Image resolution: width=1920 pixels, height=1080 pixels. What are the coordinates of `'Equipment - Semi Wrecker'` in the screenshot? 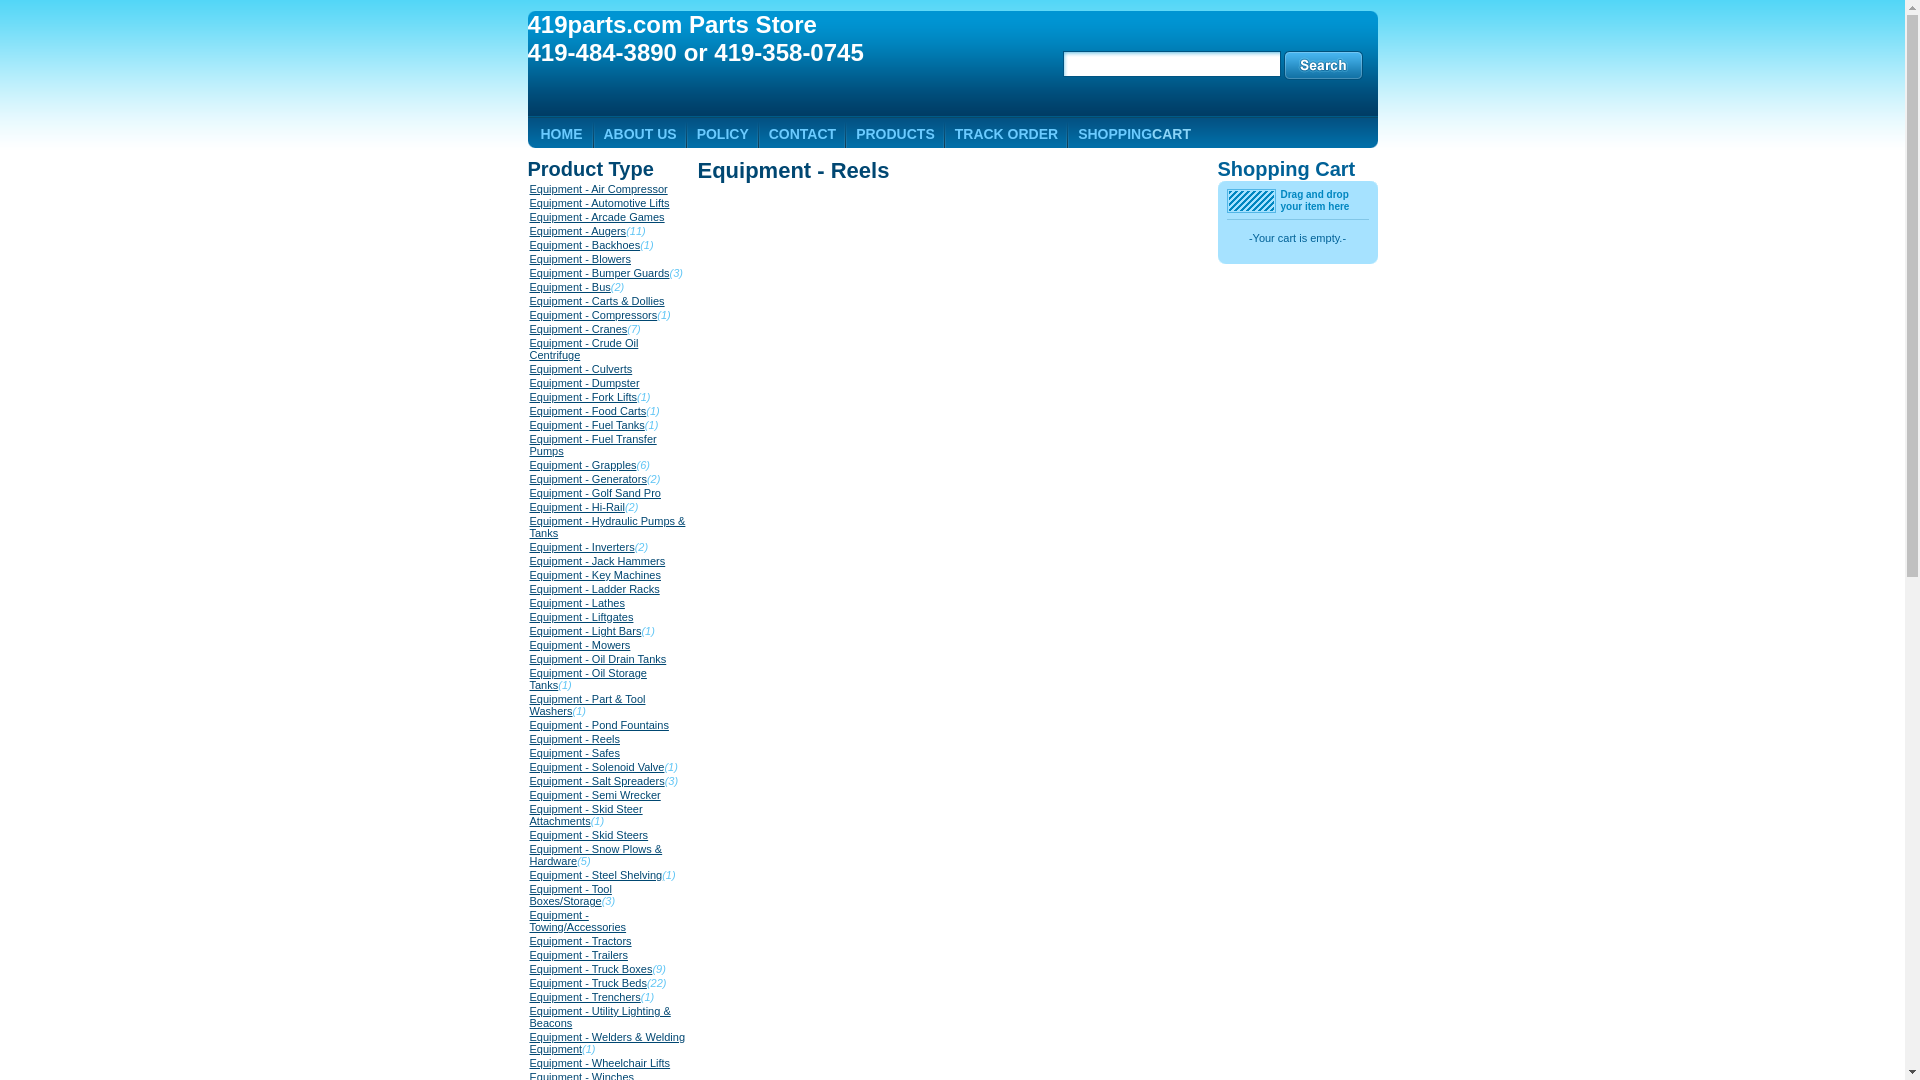 It's located at (594, 793).